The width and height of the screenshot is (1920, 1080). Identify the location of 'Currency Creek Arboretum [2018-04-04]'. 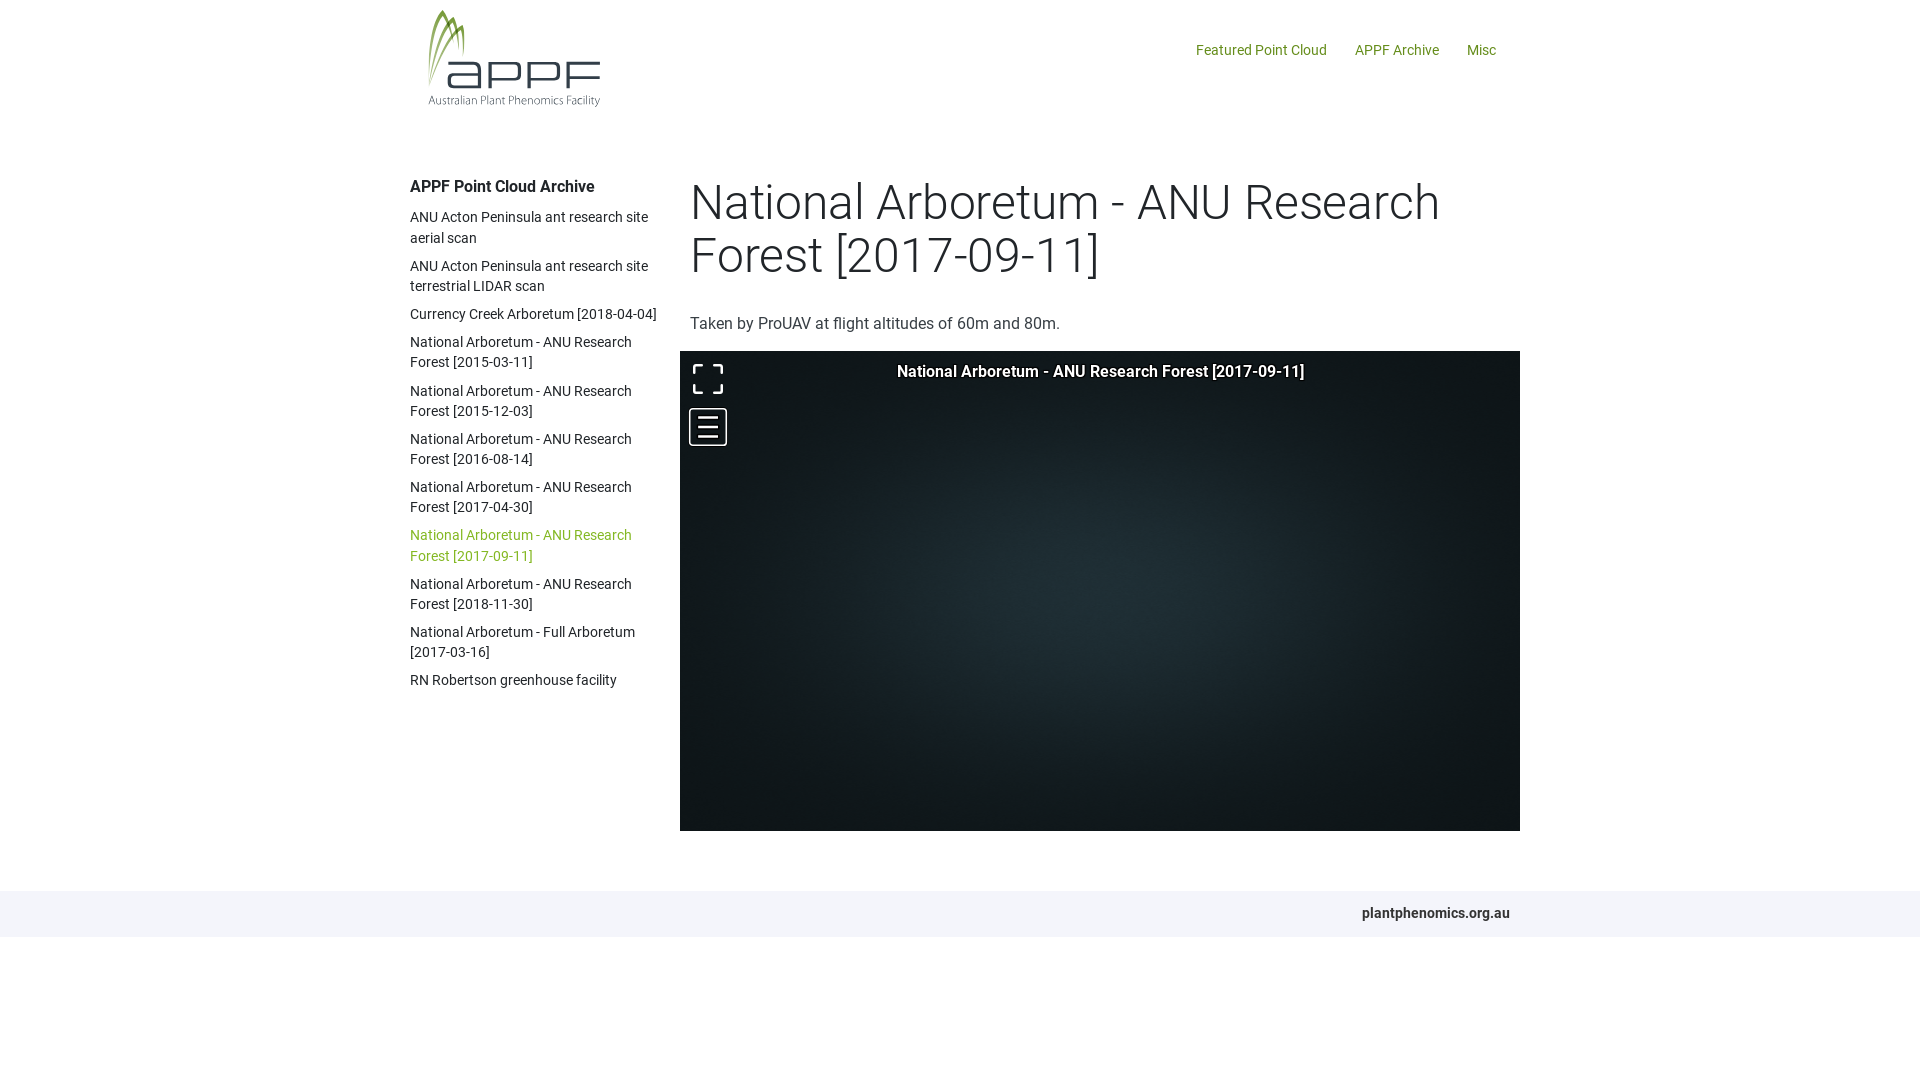
(533, 314).